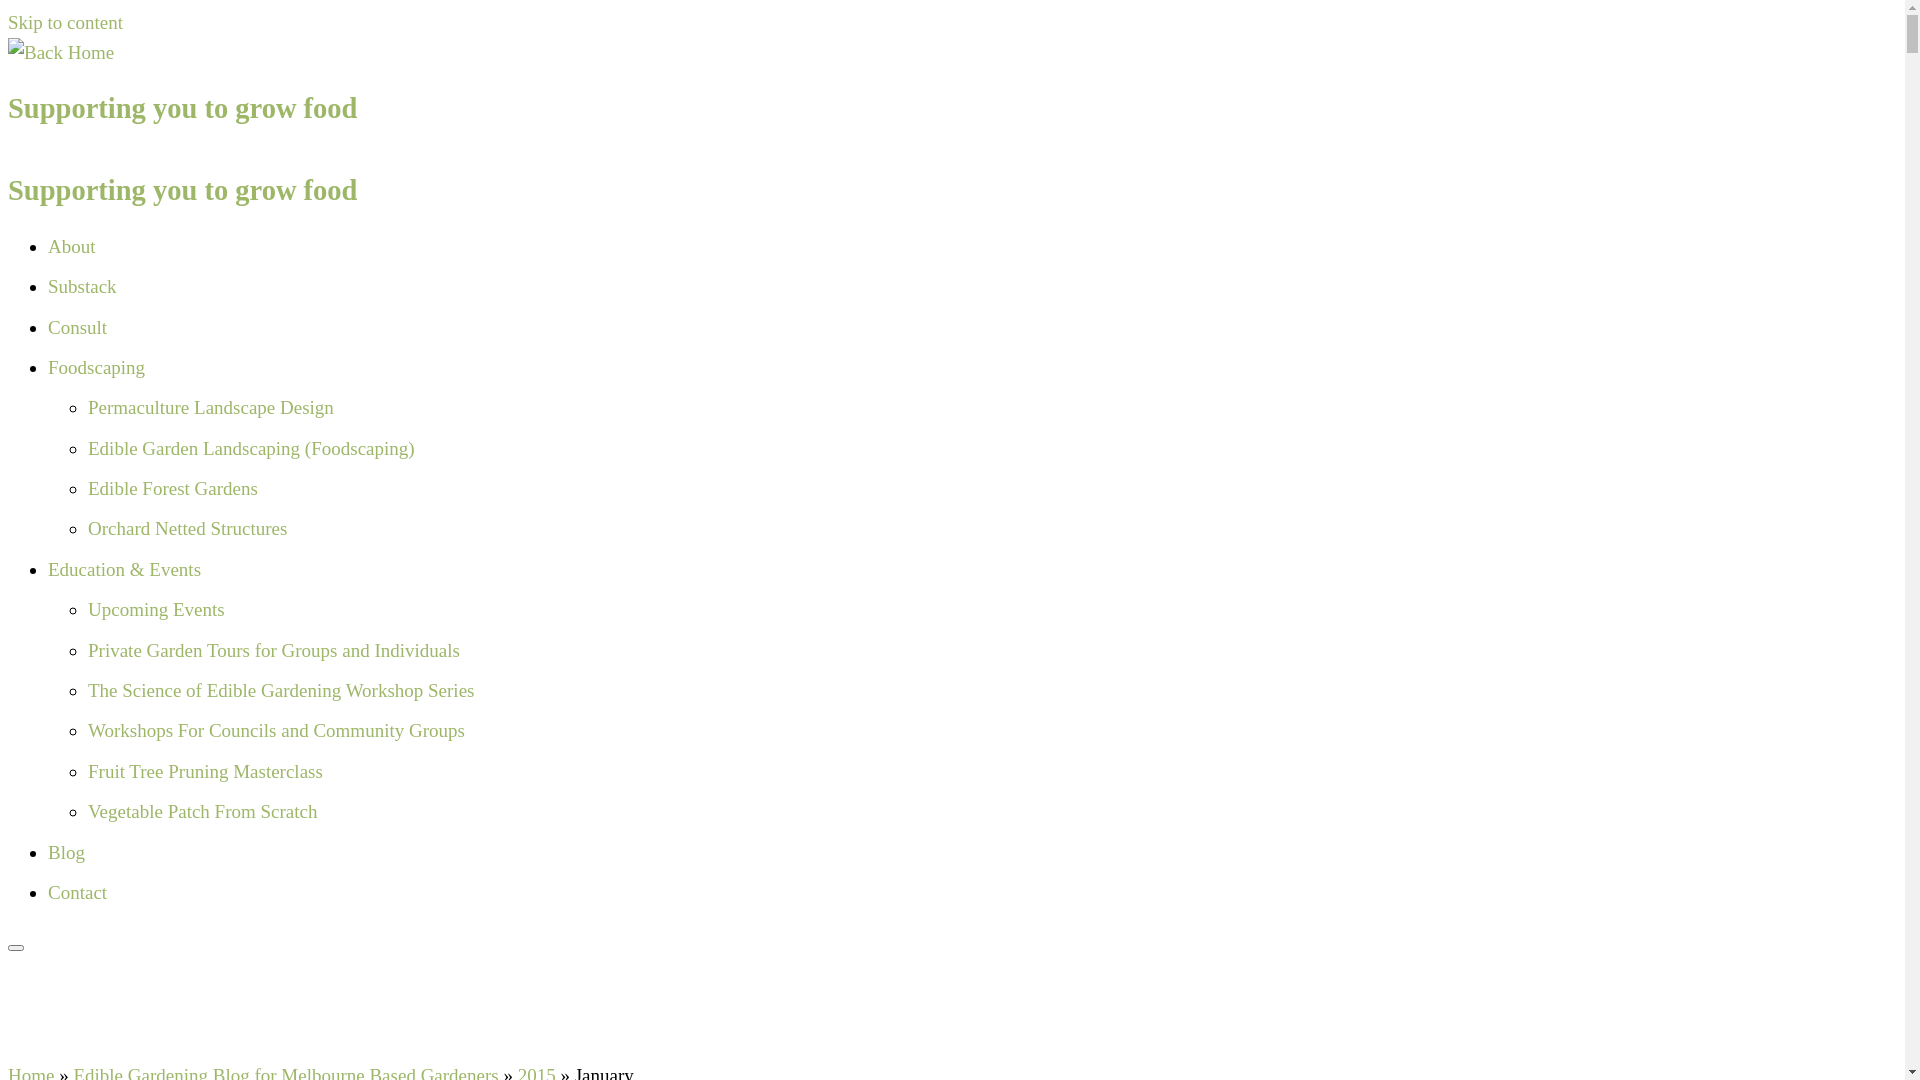 The height and width of the screenshot is (1080, 1920). I want to click on 'Fruit Tree Pruning Masterclass', so click(86, 770).